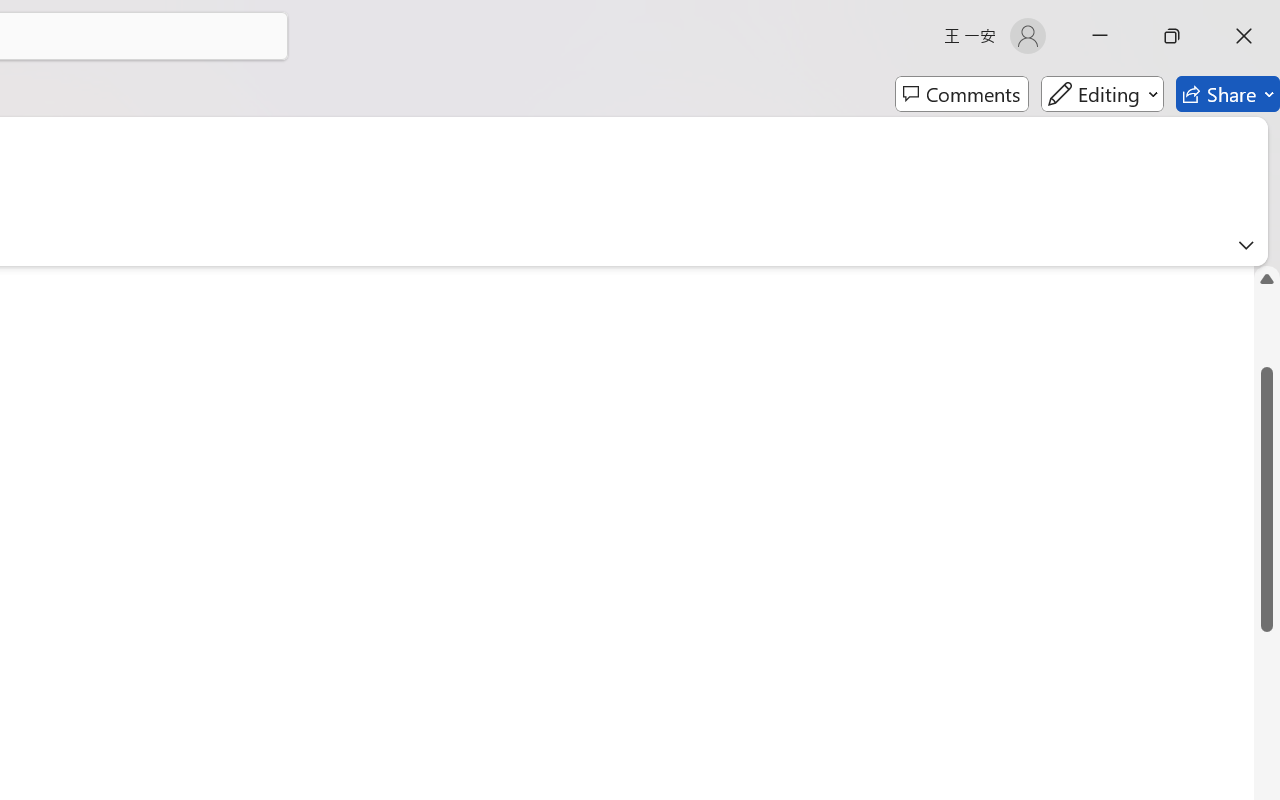  What do you see at coordinates (1172, 35) in the screenshot?
I see `'Restore Down'` at bounding box center [1172, 35].